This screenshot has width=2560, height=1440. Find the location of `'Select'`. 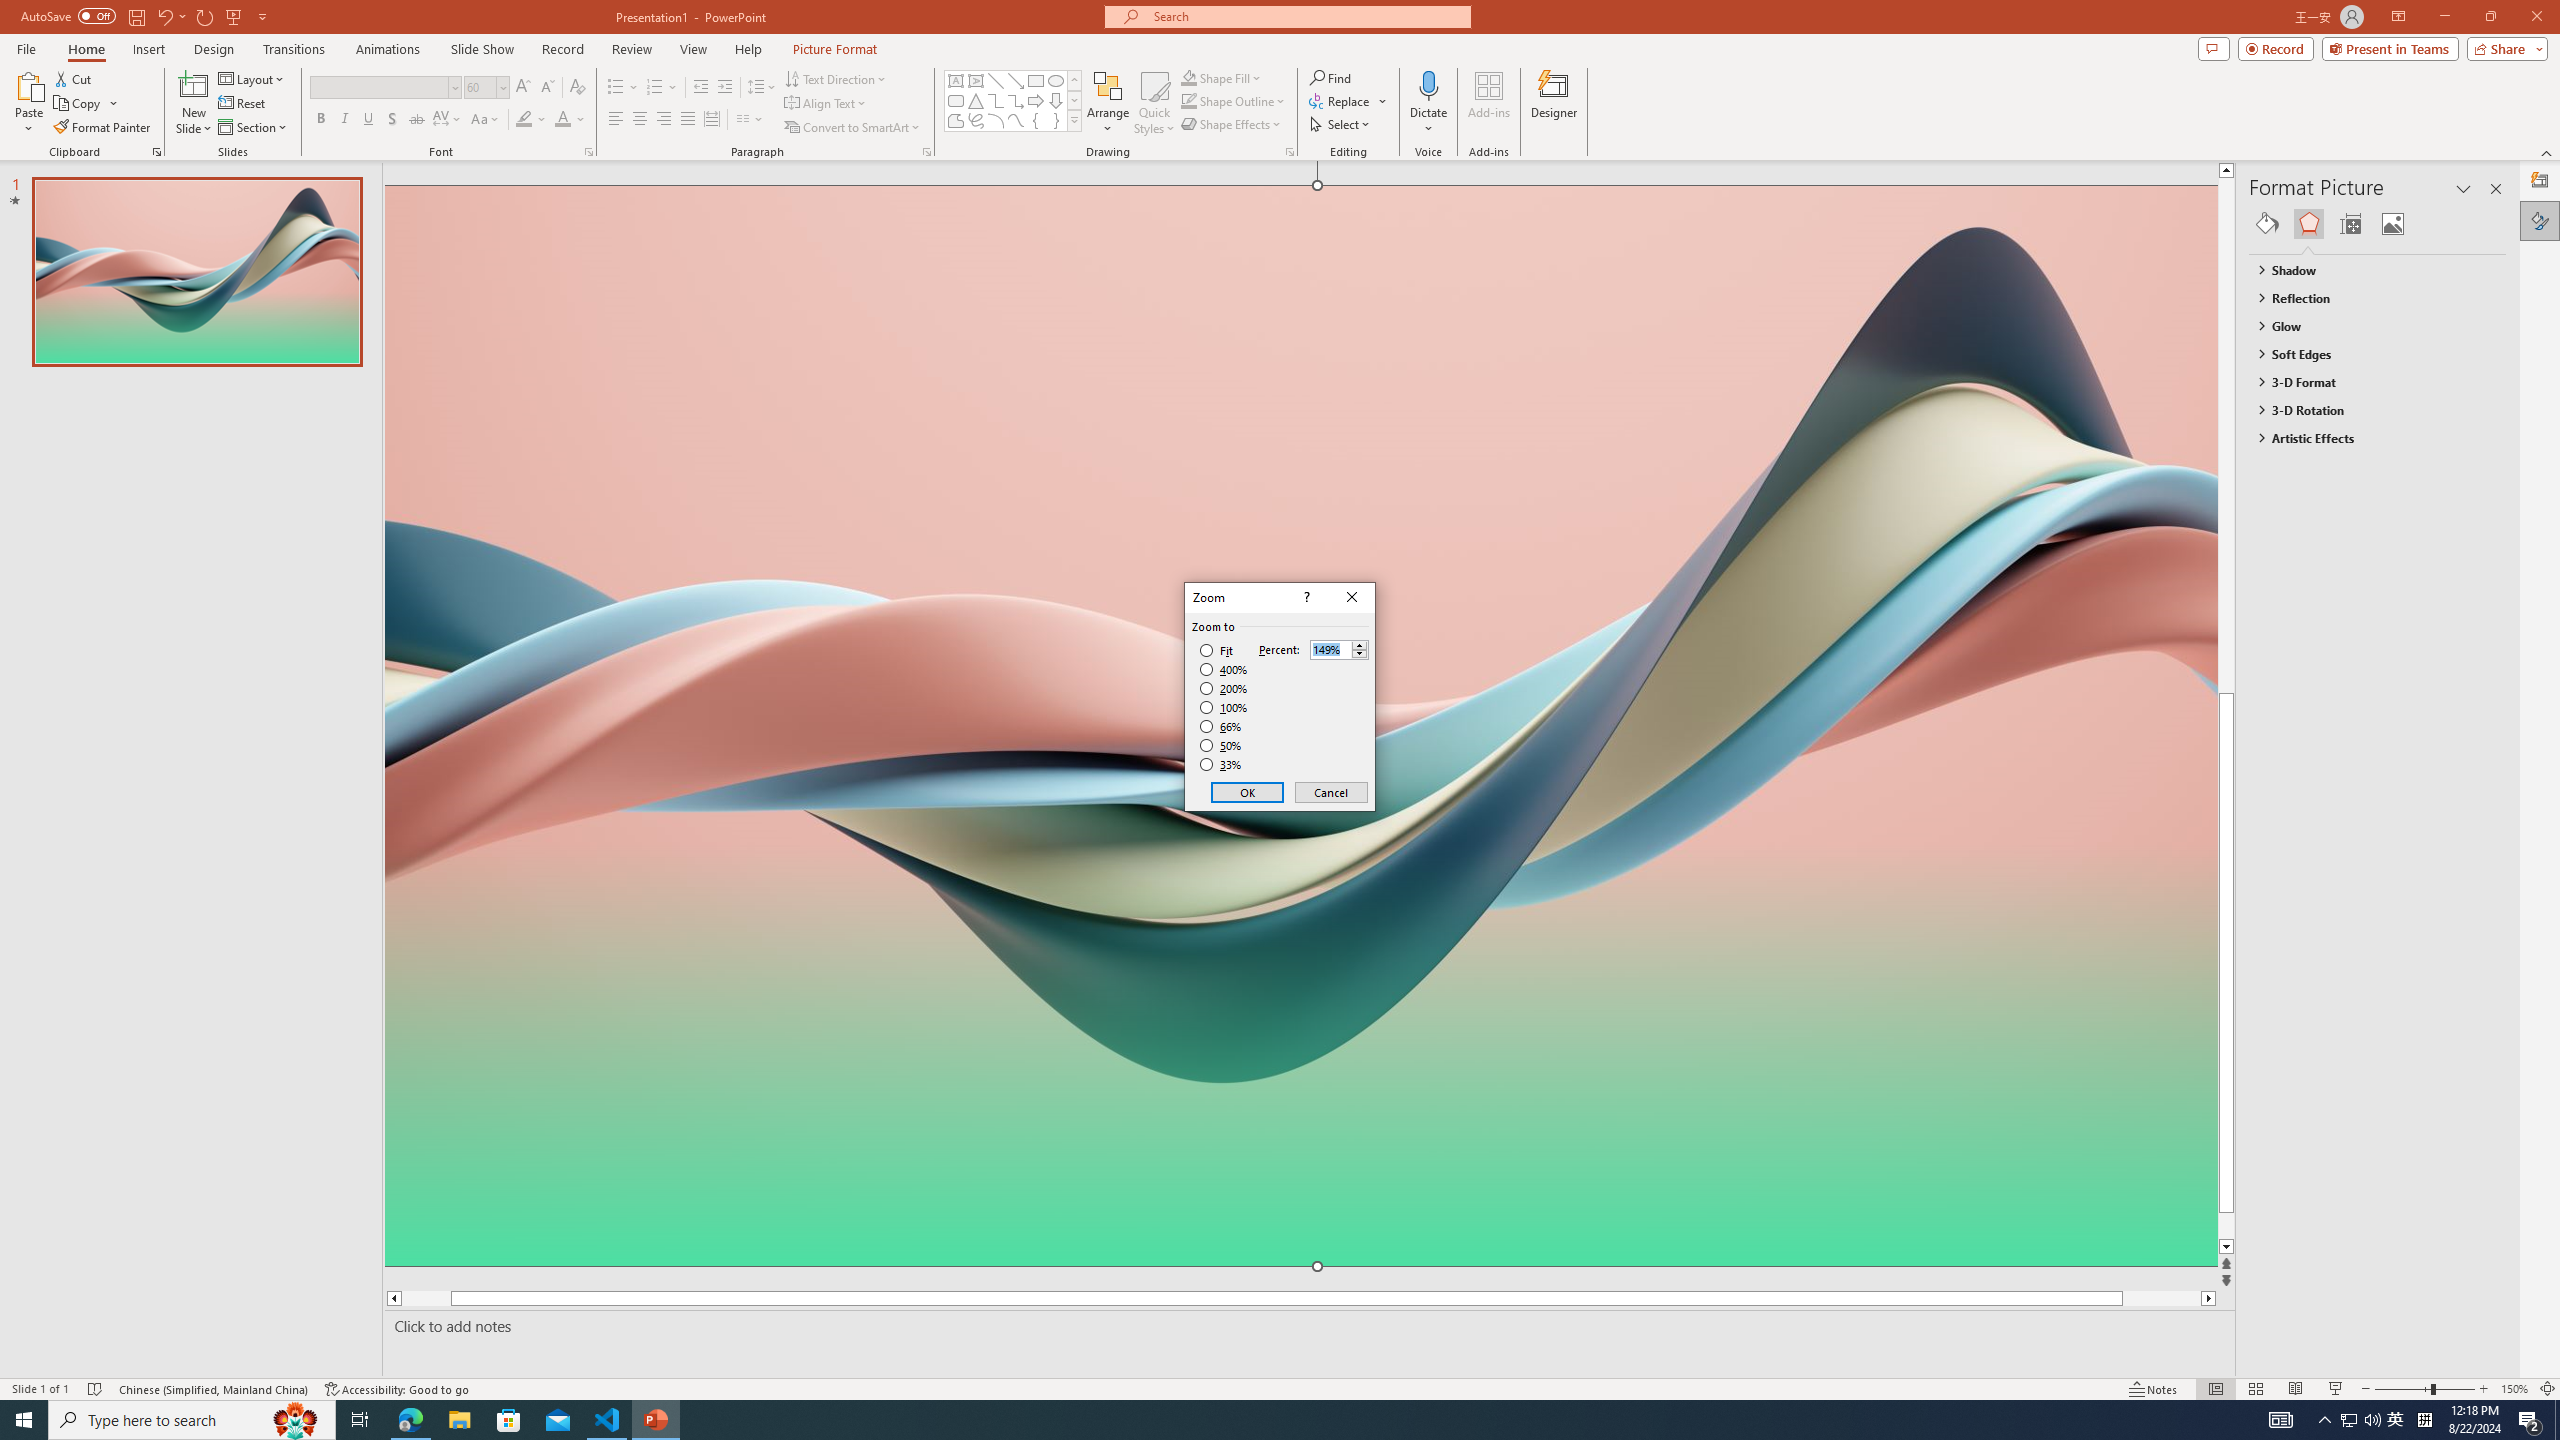

'Select' is located at coordinates (1341, 122).